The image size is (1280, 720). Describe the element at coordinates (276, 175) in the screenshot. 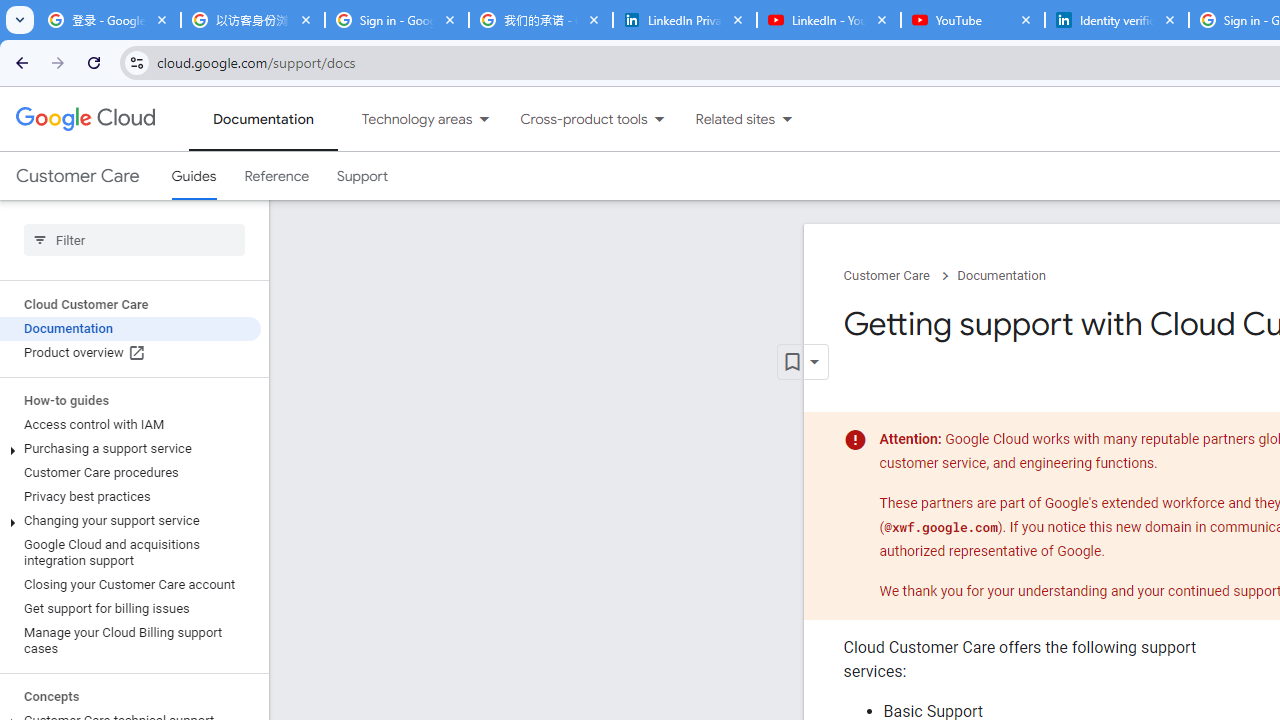

I see `'Reference'` at that location.